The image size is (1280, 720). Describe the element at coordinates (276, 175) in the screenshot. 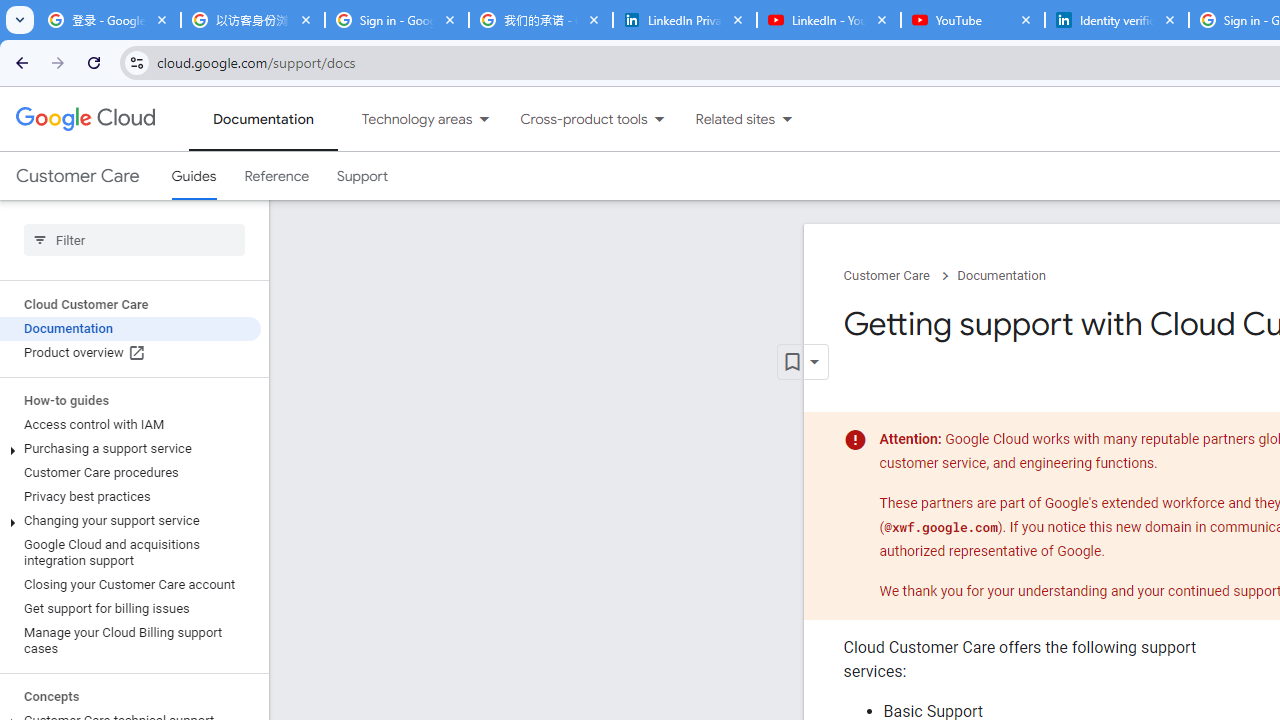

I see `'Reference'` at that location.